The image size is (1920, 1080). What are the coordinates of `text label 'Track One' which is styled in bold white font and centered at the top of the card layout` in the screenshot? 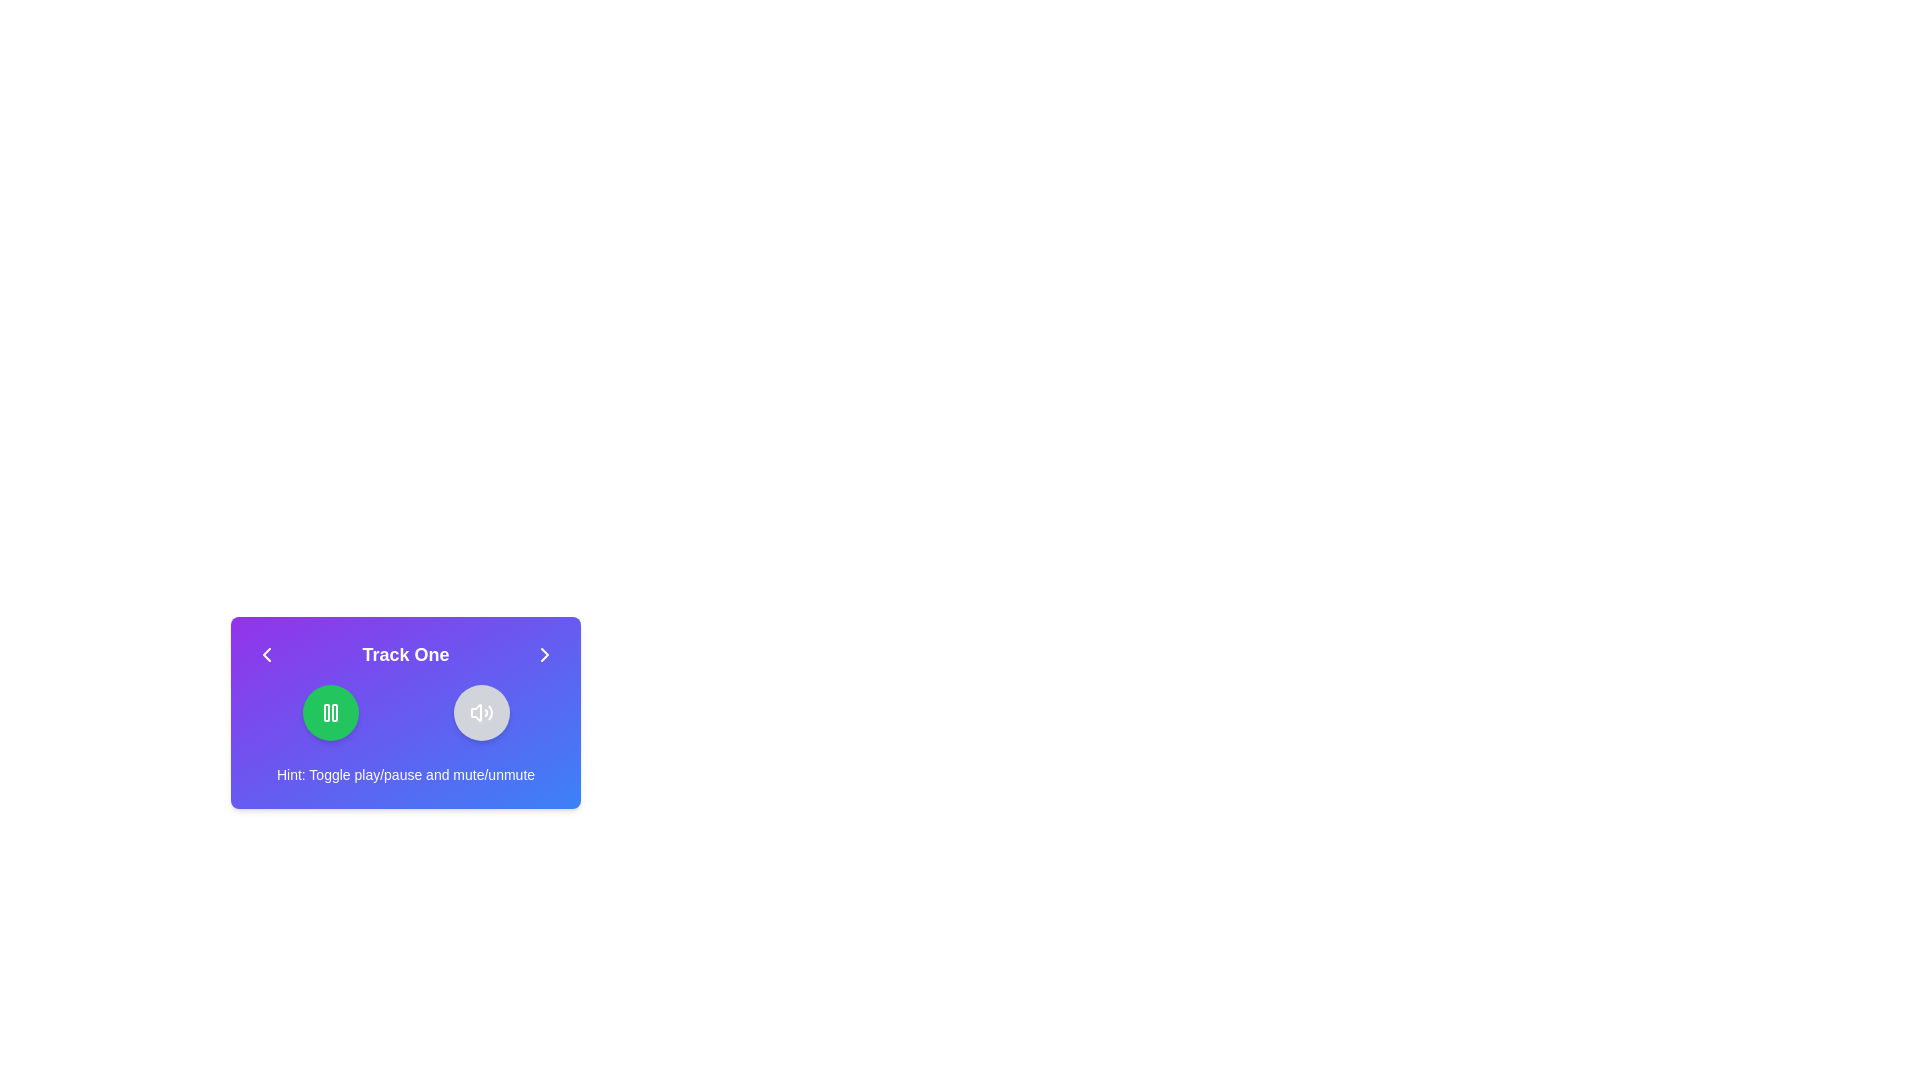 It's located at (405, 655).